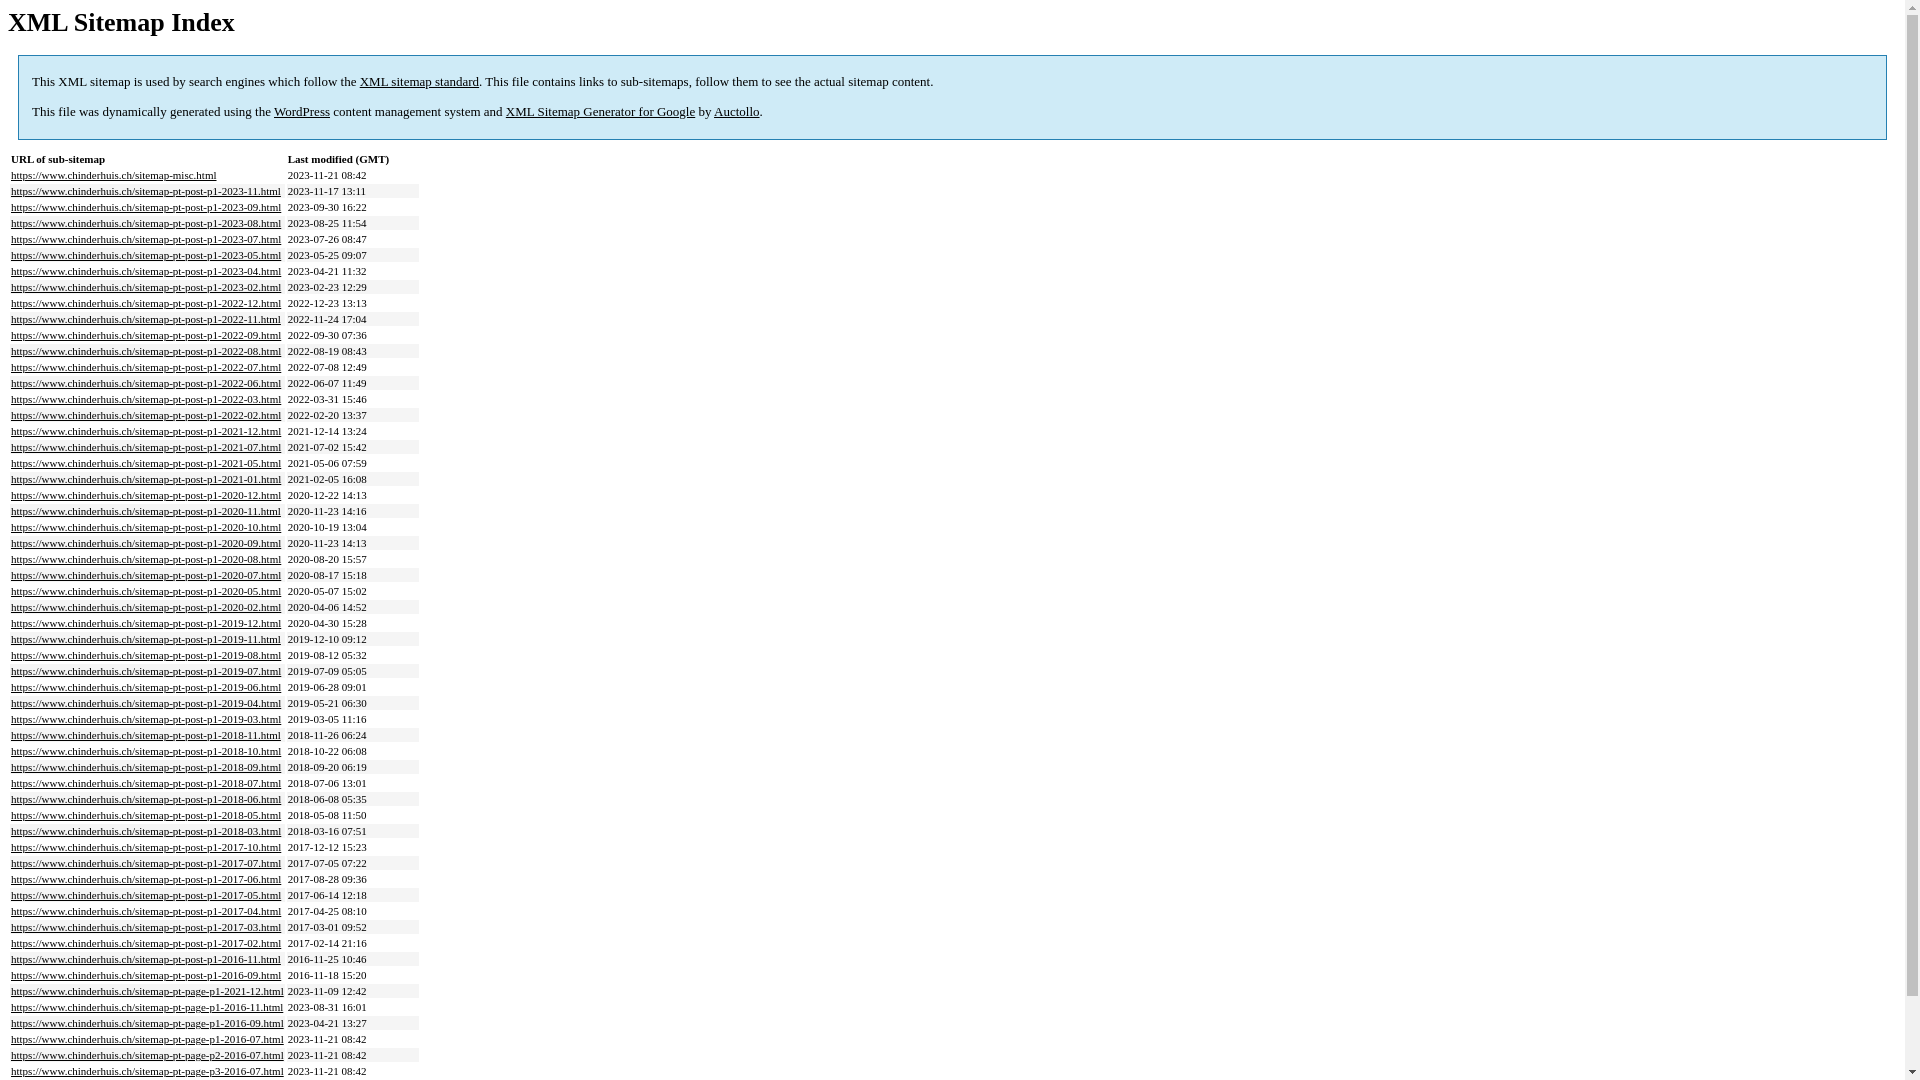 The height and width of the screenshot is (1080, 1920). I want to click on 'https://www.chinderhuis.ch/sitemap-pt-post-p1-2020-05.html', so click(144, 589).